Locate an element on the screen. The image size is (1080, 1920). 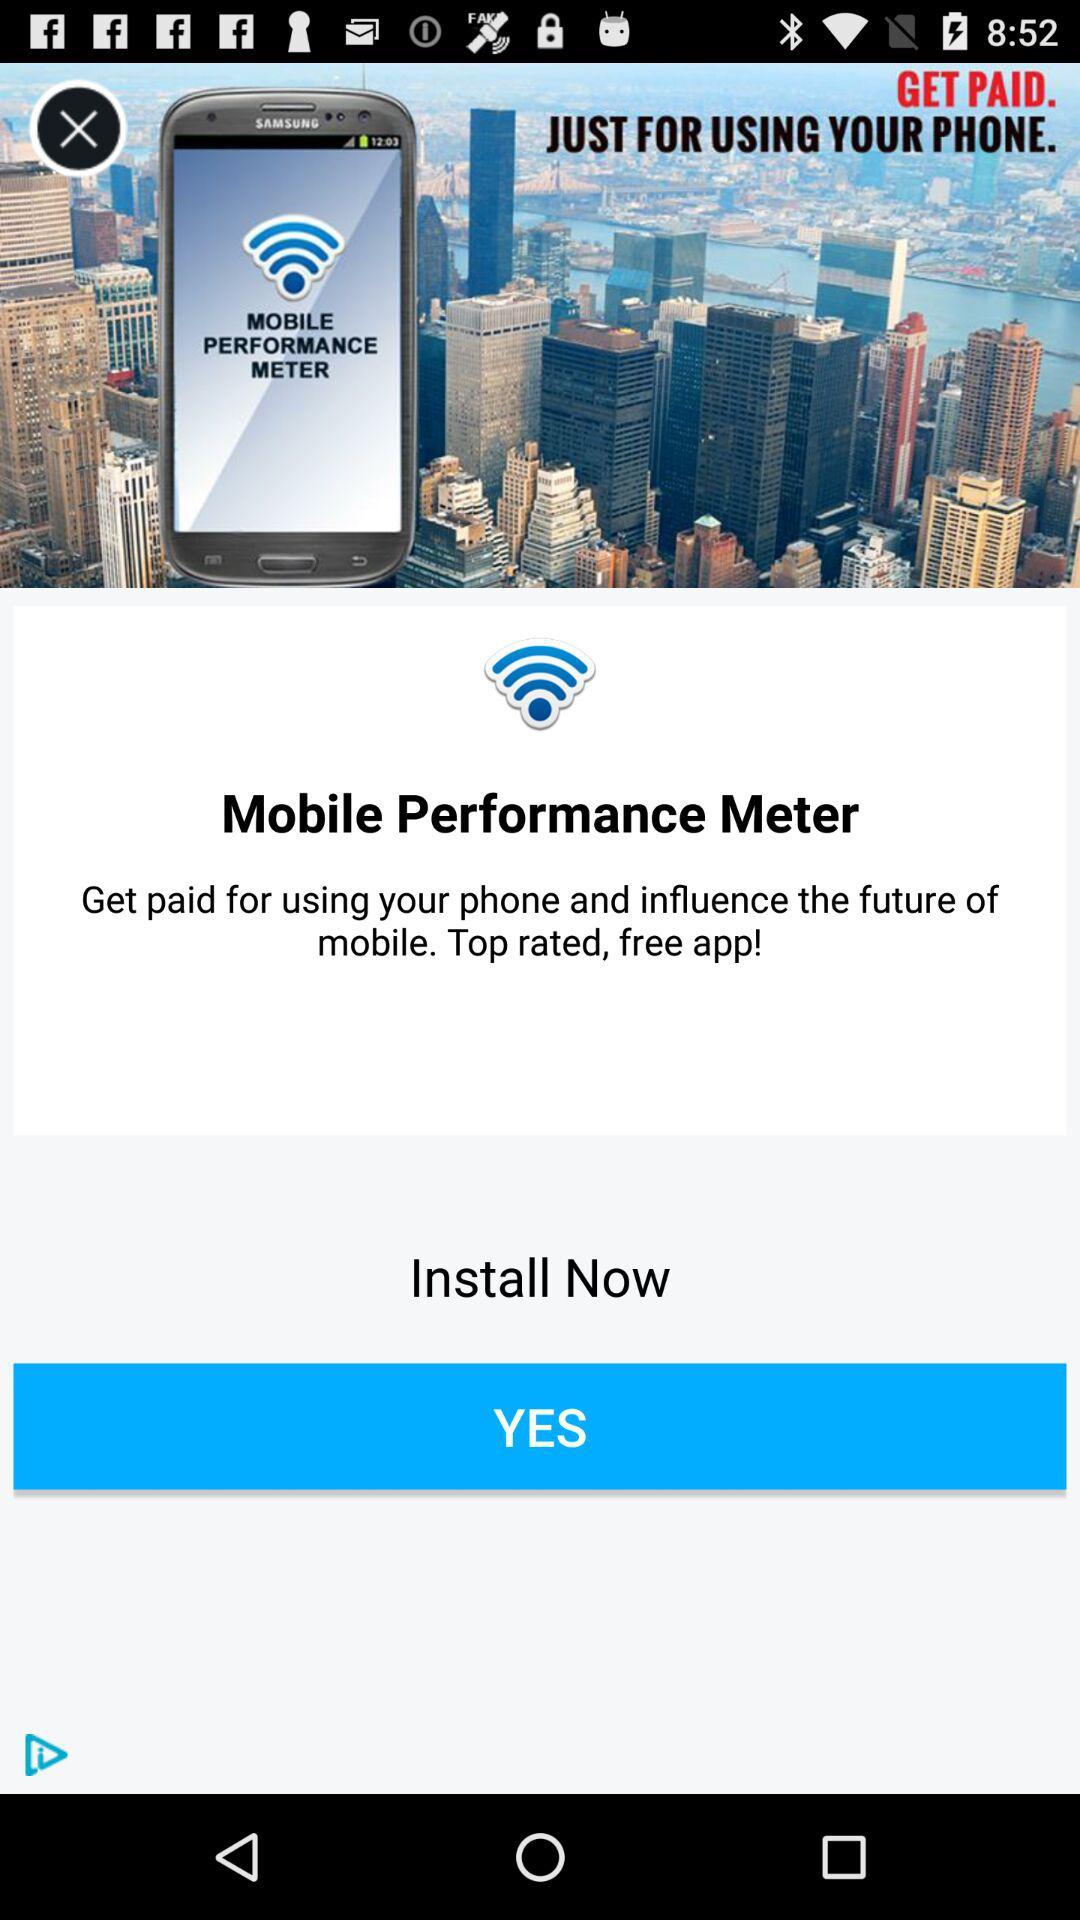
the network_wifi icon is located at coordinates (540, 731).